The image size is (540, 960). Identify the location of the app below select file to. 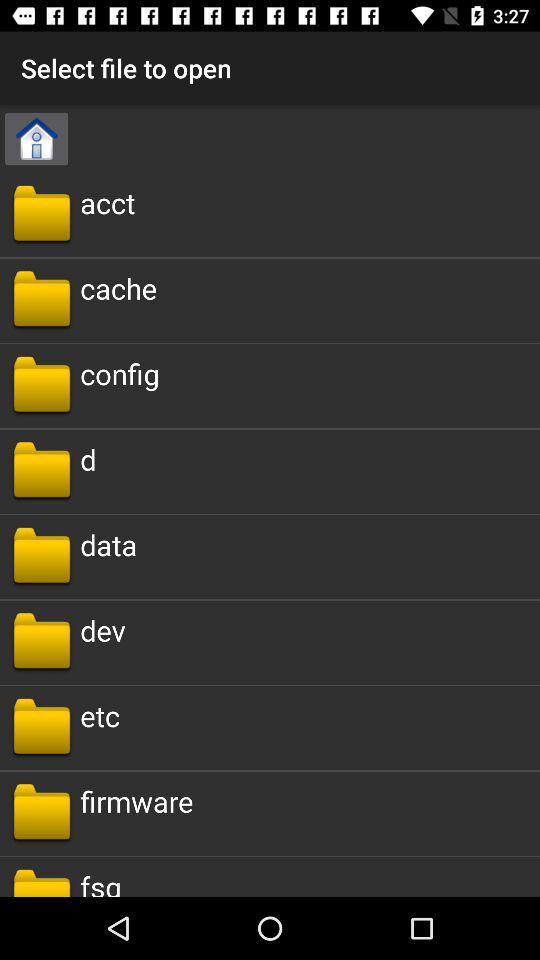
(36, 138).